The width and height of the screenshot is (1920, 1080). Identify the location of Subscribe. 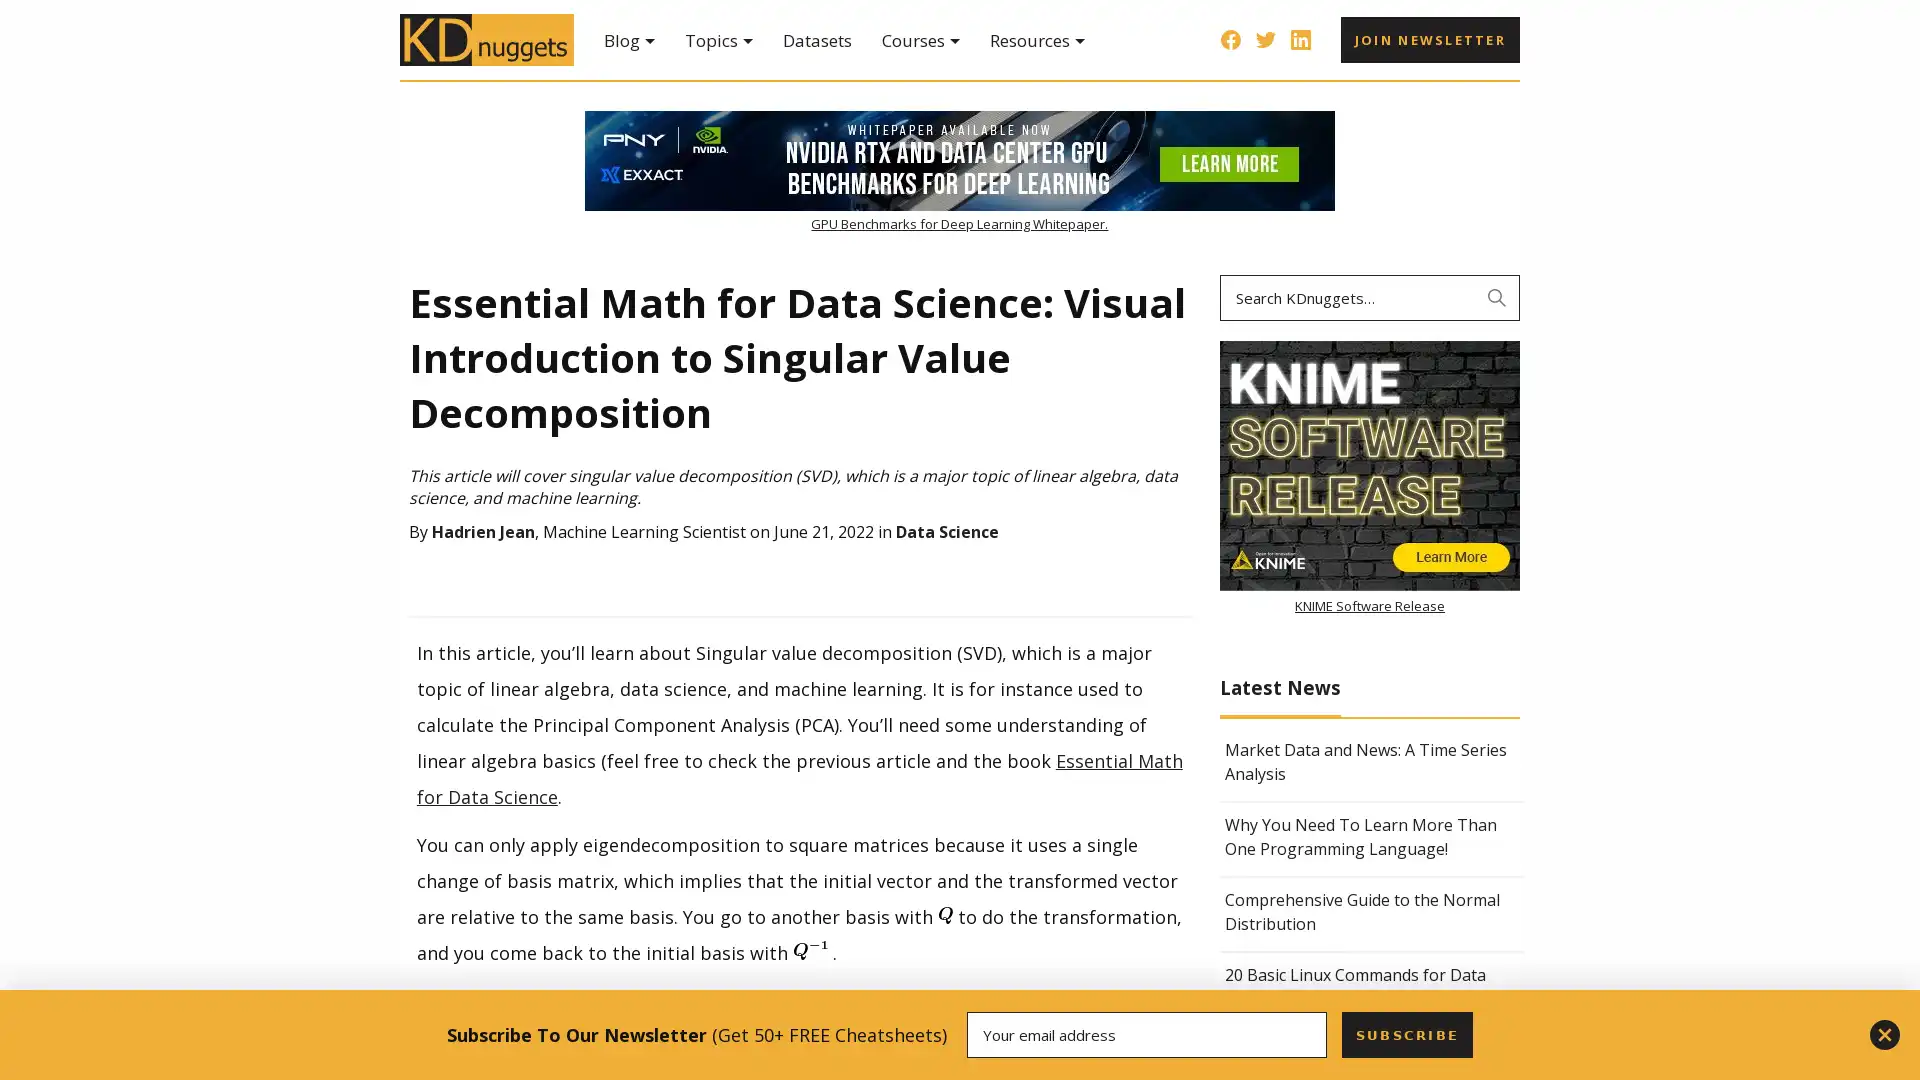
(1405, 1034).